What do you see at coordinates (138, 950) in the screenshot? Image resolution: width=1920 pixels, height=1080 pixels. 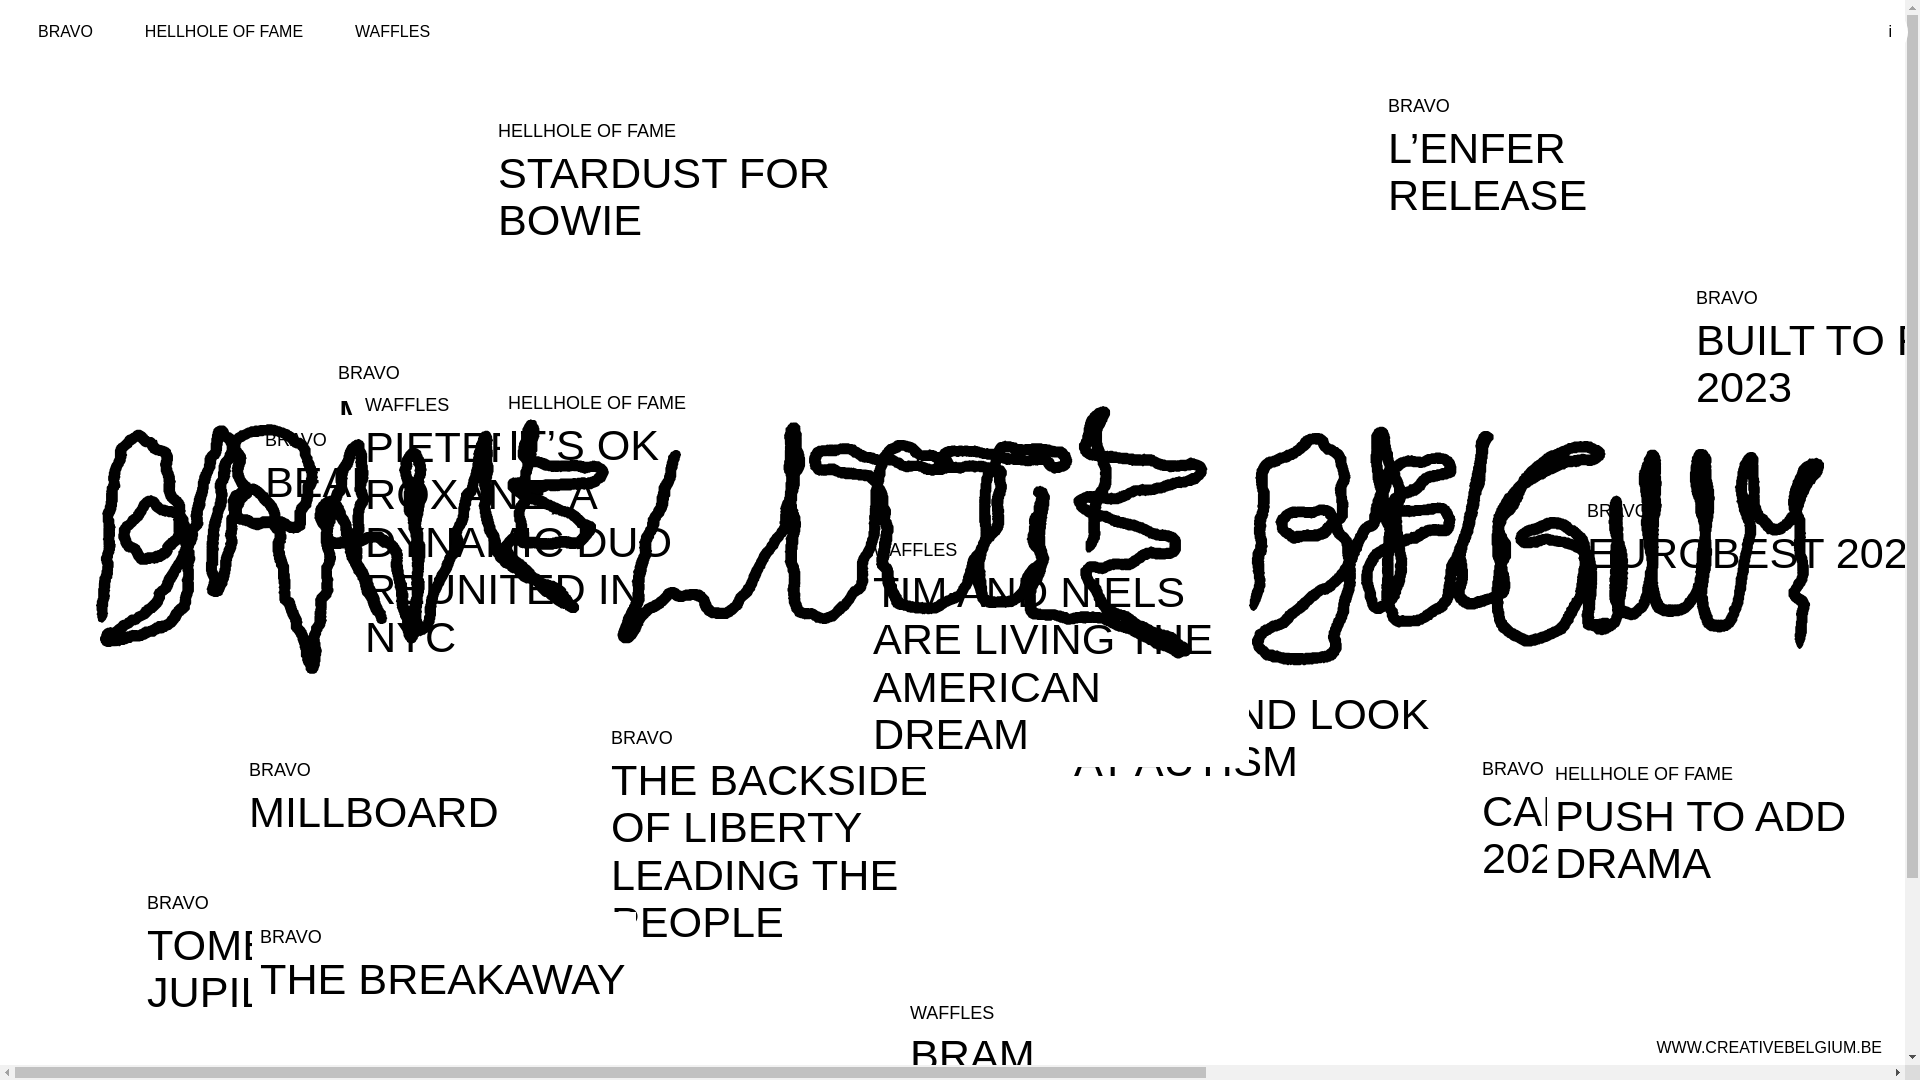 I see `'BRAVO` at bounding box center [138, 950].